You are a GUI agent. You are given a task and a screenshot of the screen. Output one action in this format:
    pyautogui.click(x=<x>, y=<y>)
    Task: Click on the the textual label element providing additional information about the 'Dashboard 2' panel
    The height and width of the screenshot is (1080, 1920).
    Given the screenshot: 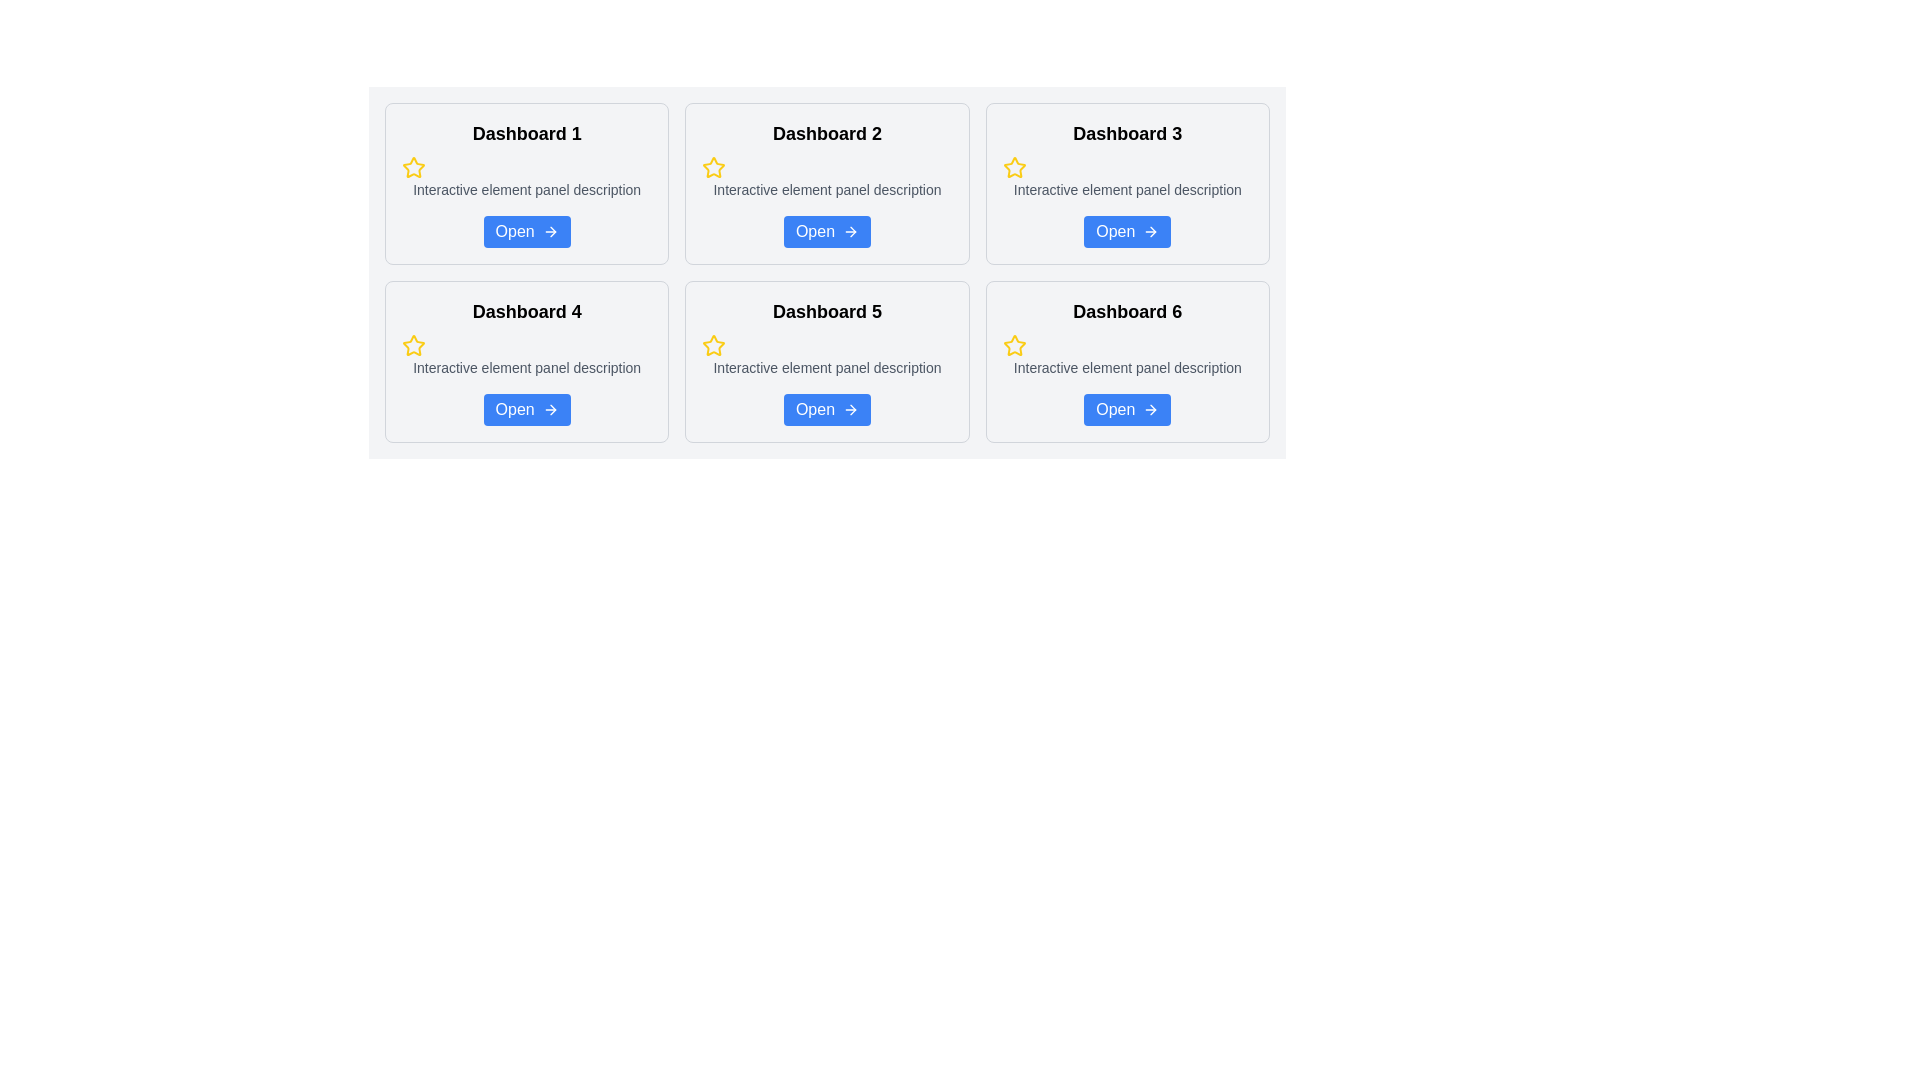 What is the action you would take?
    pyautogui.click(x=827, y=189)
    